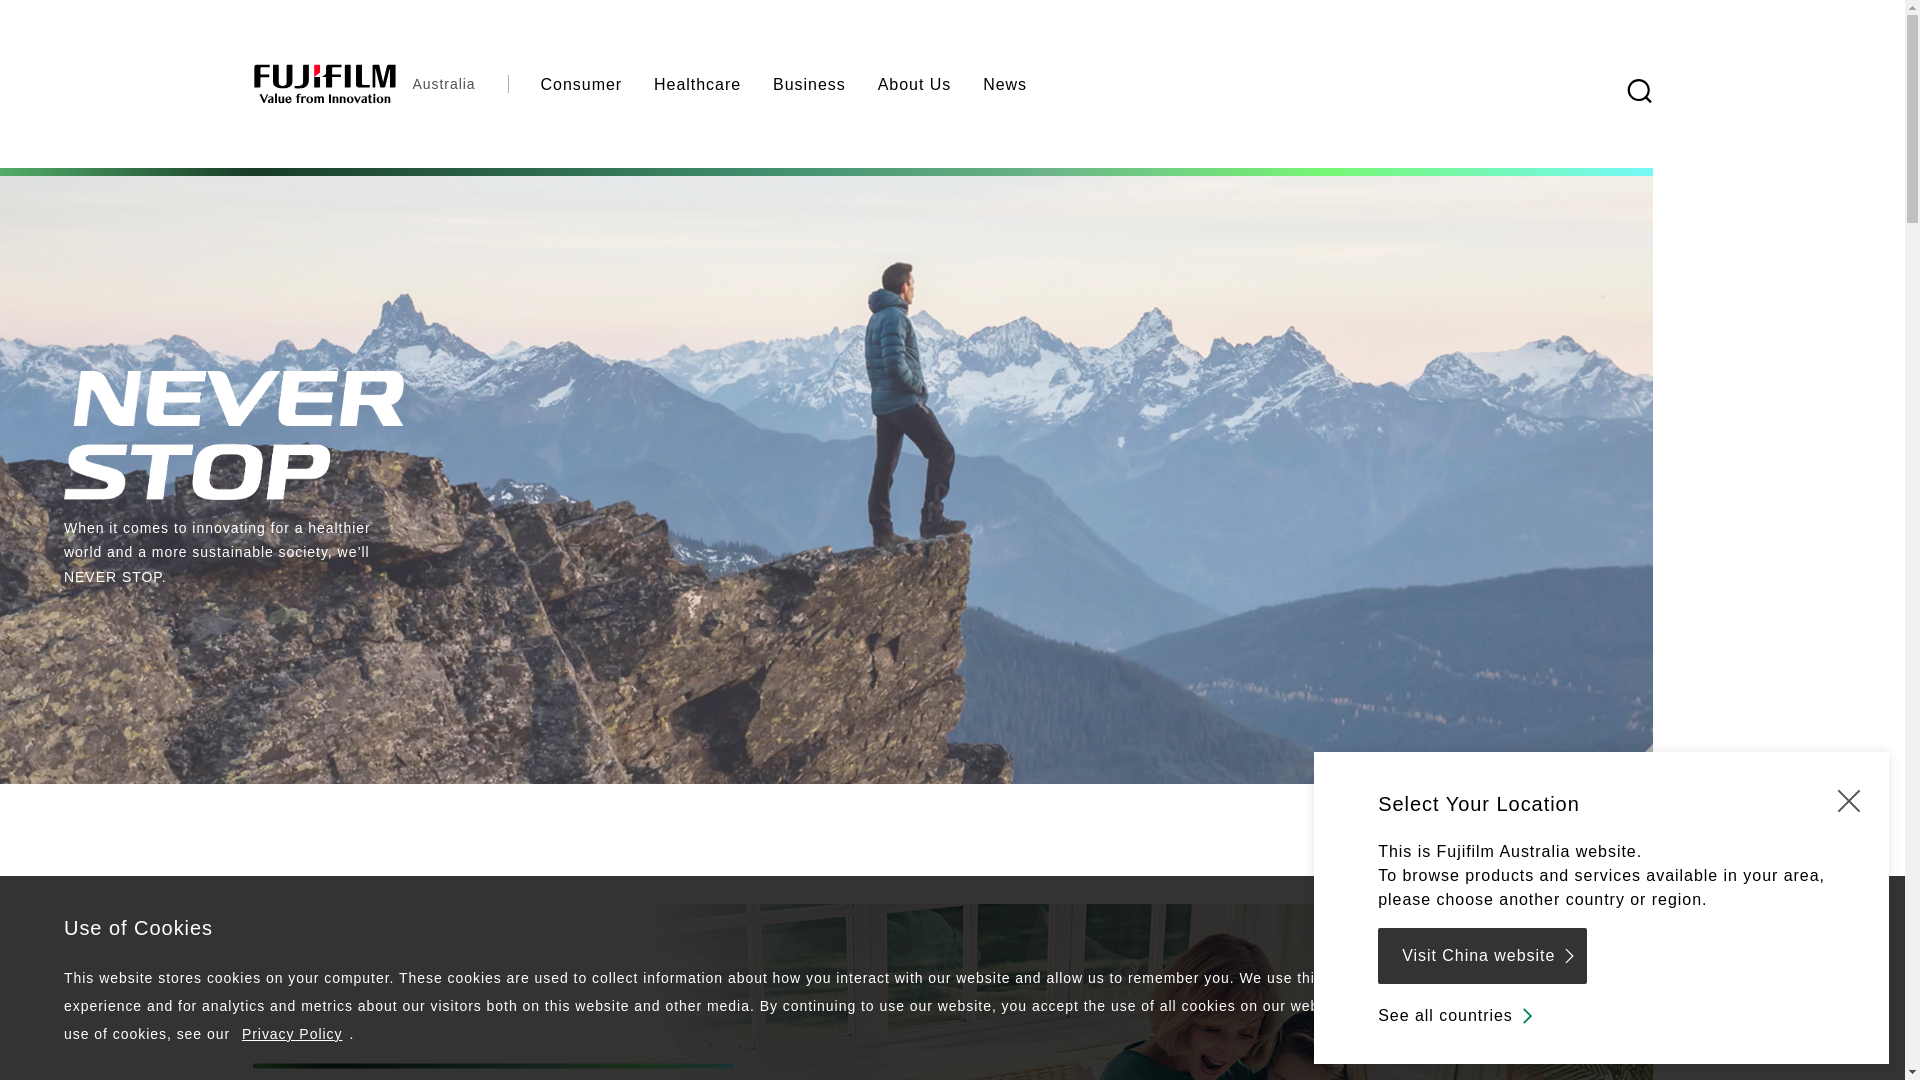 This screenshot has width=1920, height=1080. What do you see at coordinates (240, 1033) in the screenshot?
I see `'Privacy Policy'` at bounding box center [240, 1033].